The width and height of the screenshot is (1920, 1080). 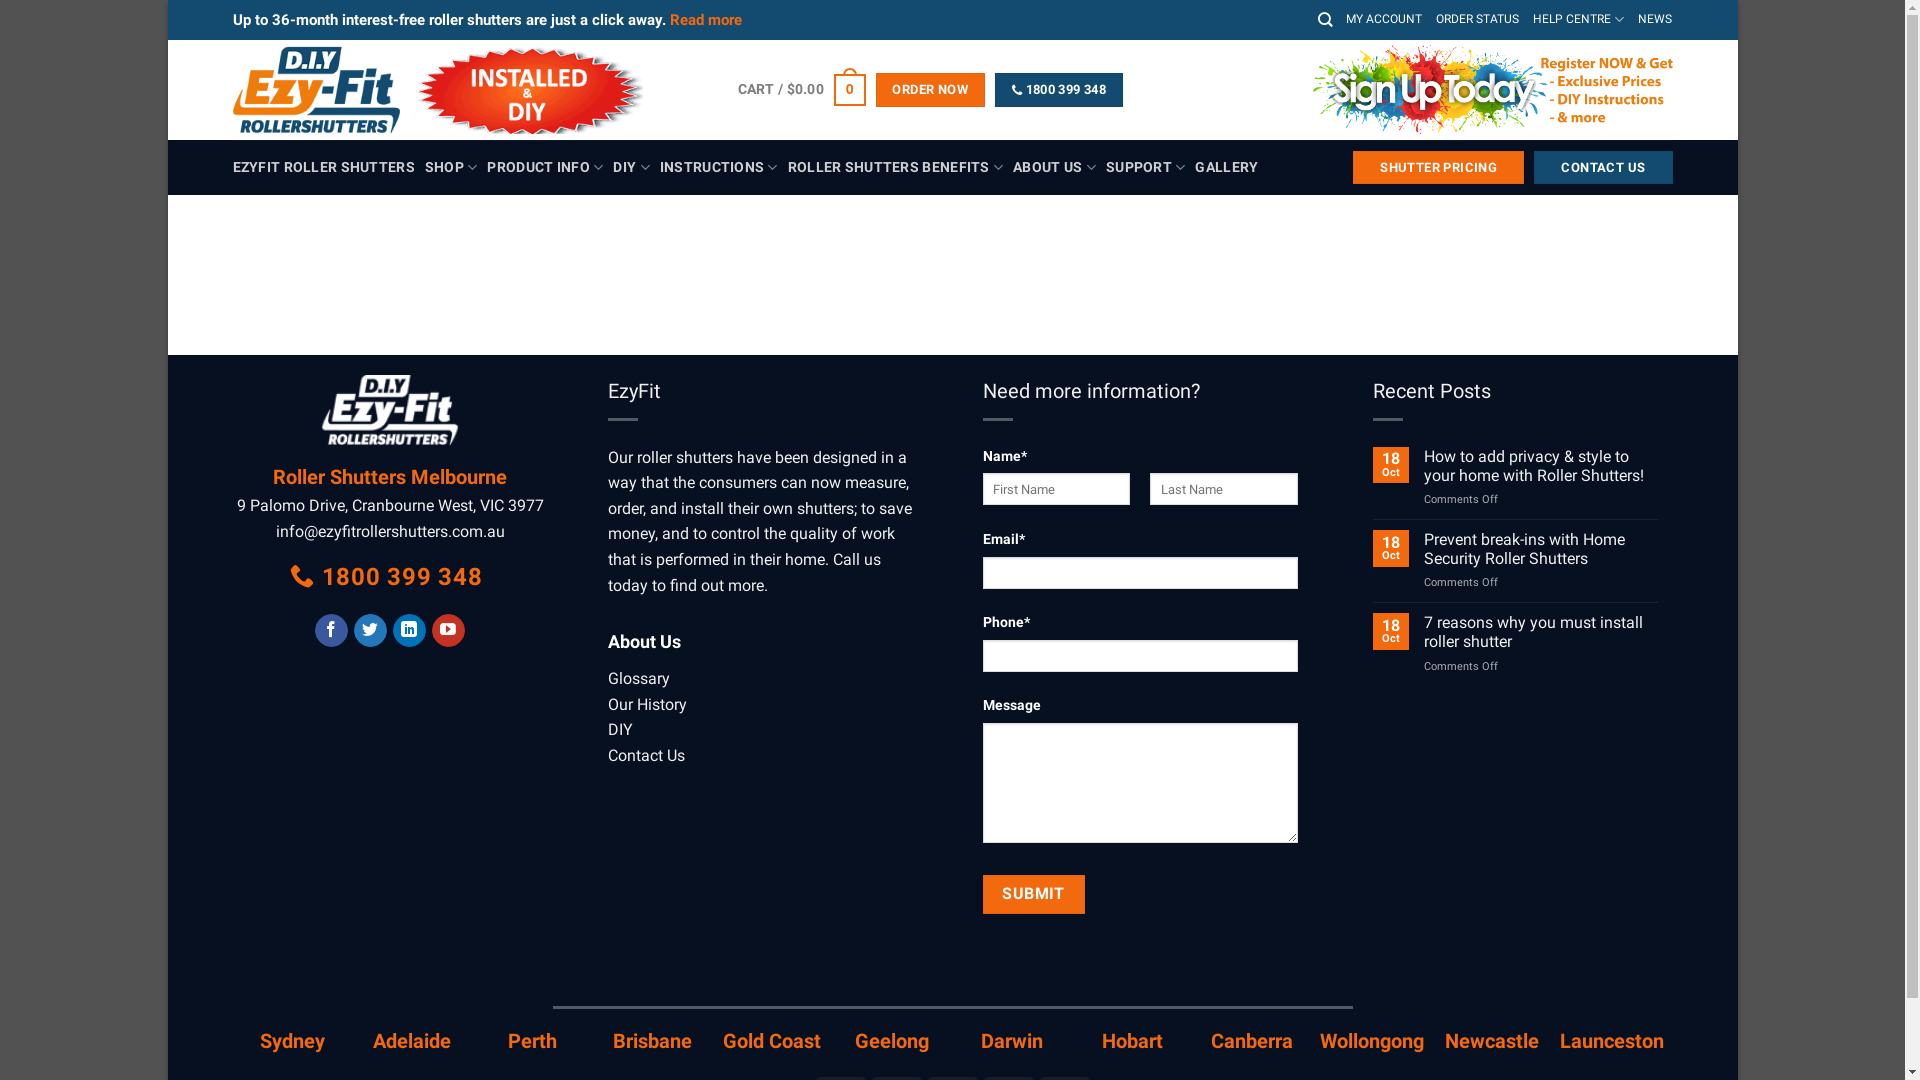 What do you see at coordinates (388, 578) in the screenshot?
I see `'1800 399 348'` at bounding box center [388, 578].